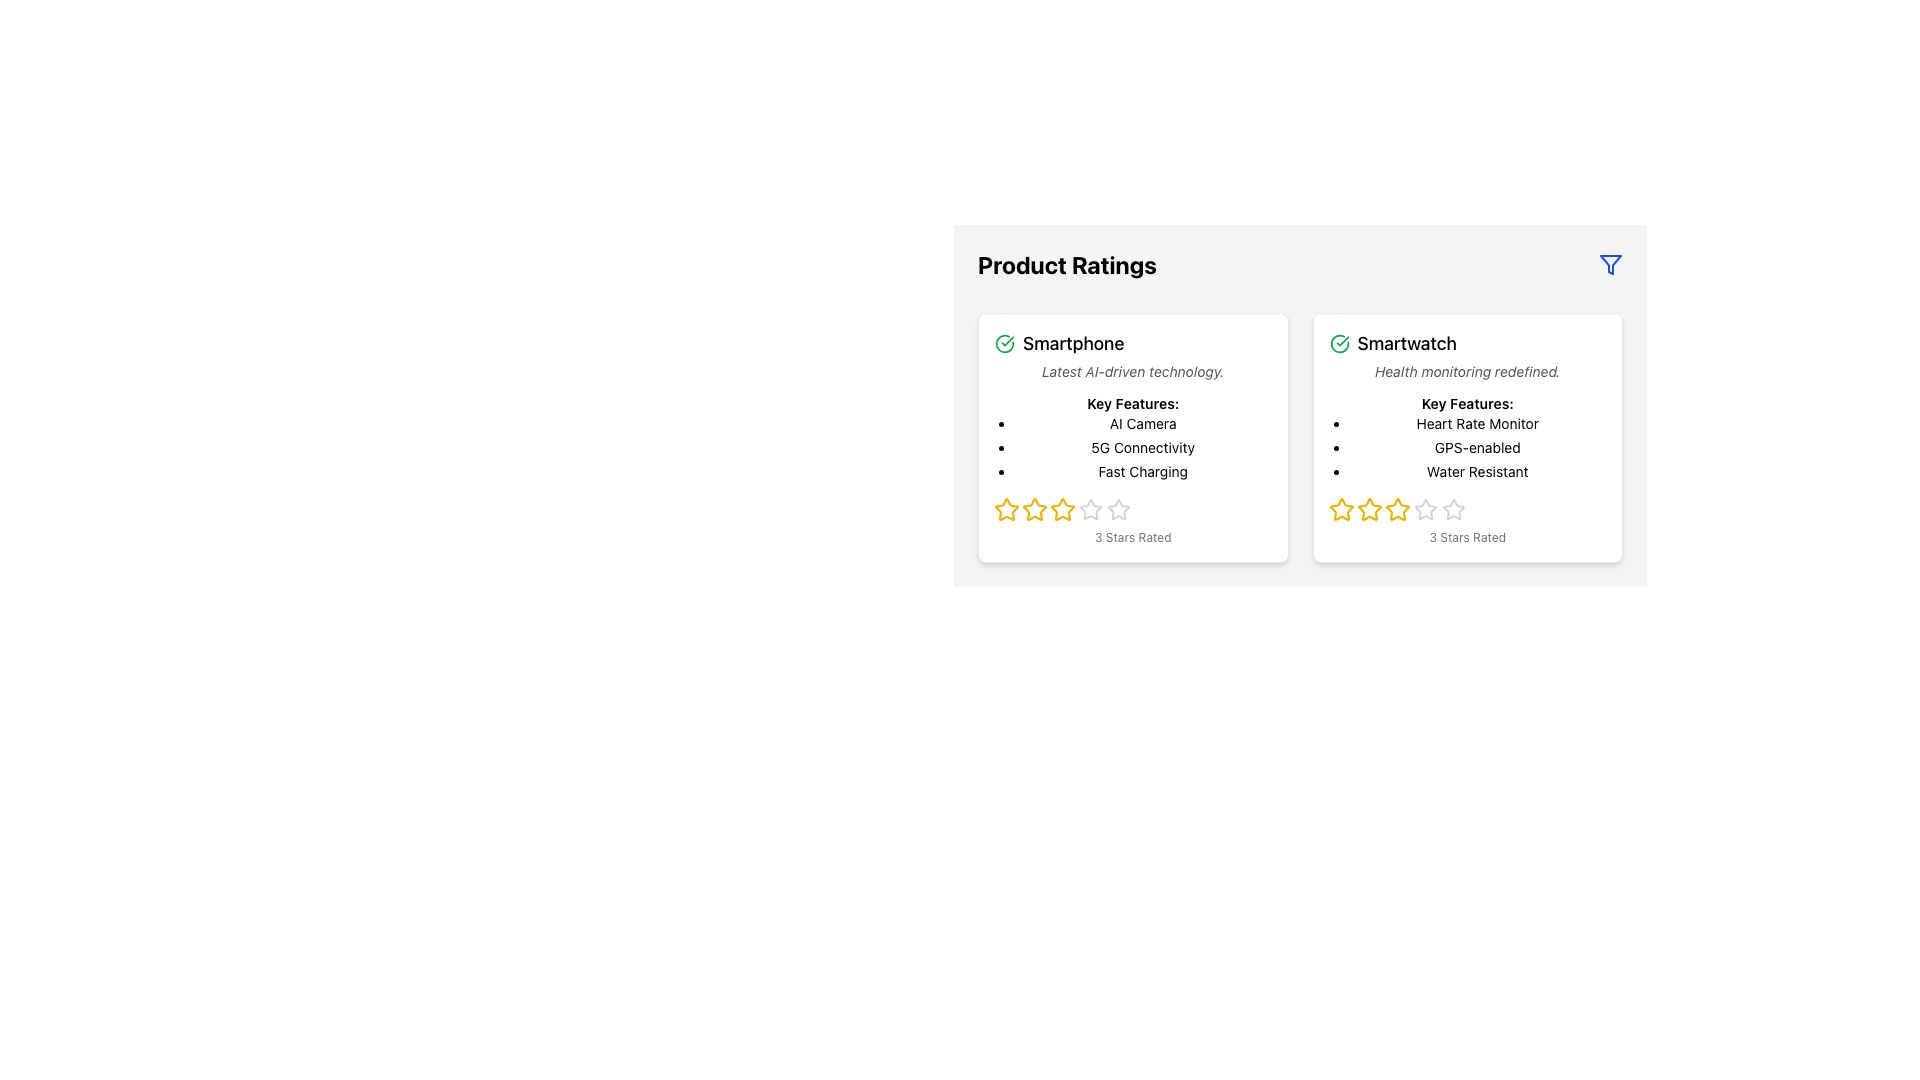 This screenshot has width=1920, height=1080. Describe the element at coordinates (1035, 508) in the screenshot. I see `the third star icon in the star rating element under the 'Smartphone' card` at that location.